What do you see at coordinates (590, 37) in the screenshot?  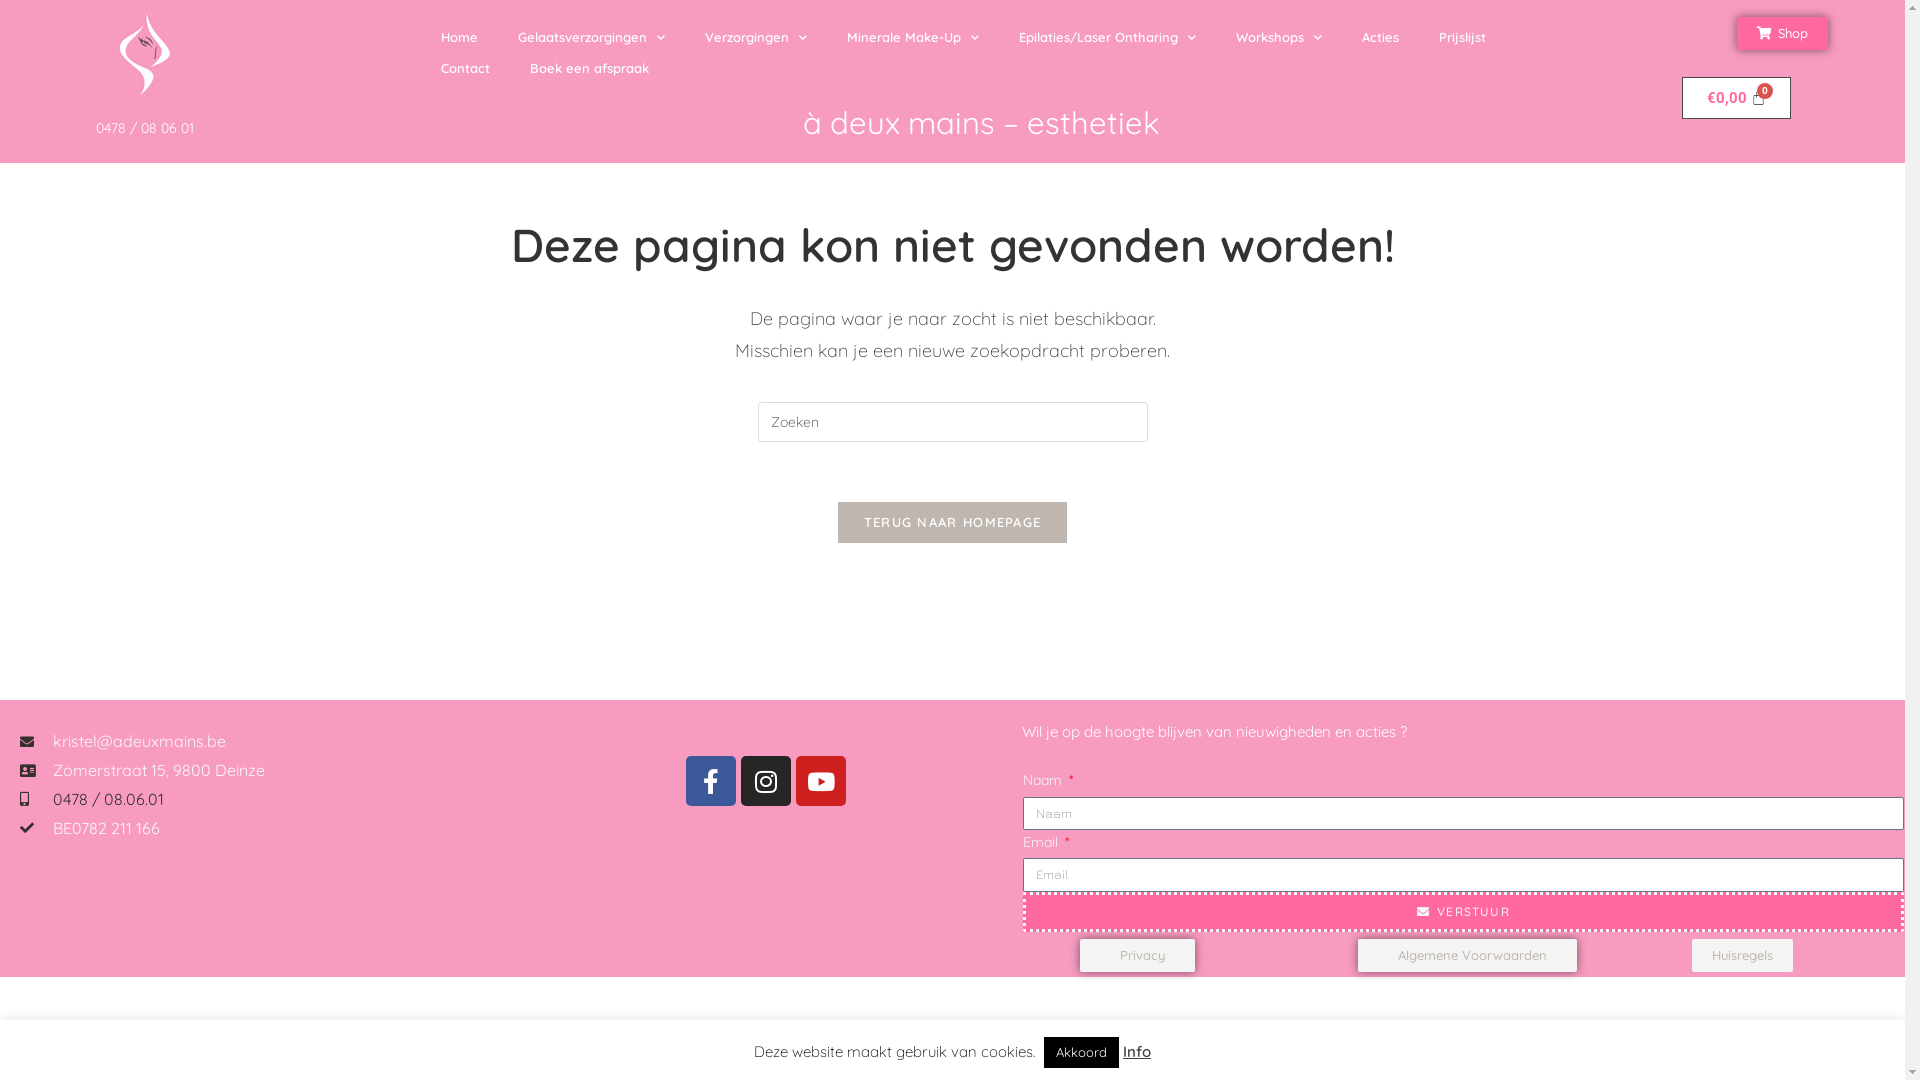 I see `'Gelaatsverzorgingen'` at bounding box center [590, 37].